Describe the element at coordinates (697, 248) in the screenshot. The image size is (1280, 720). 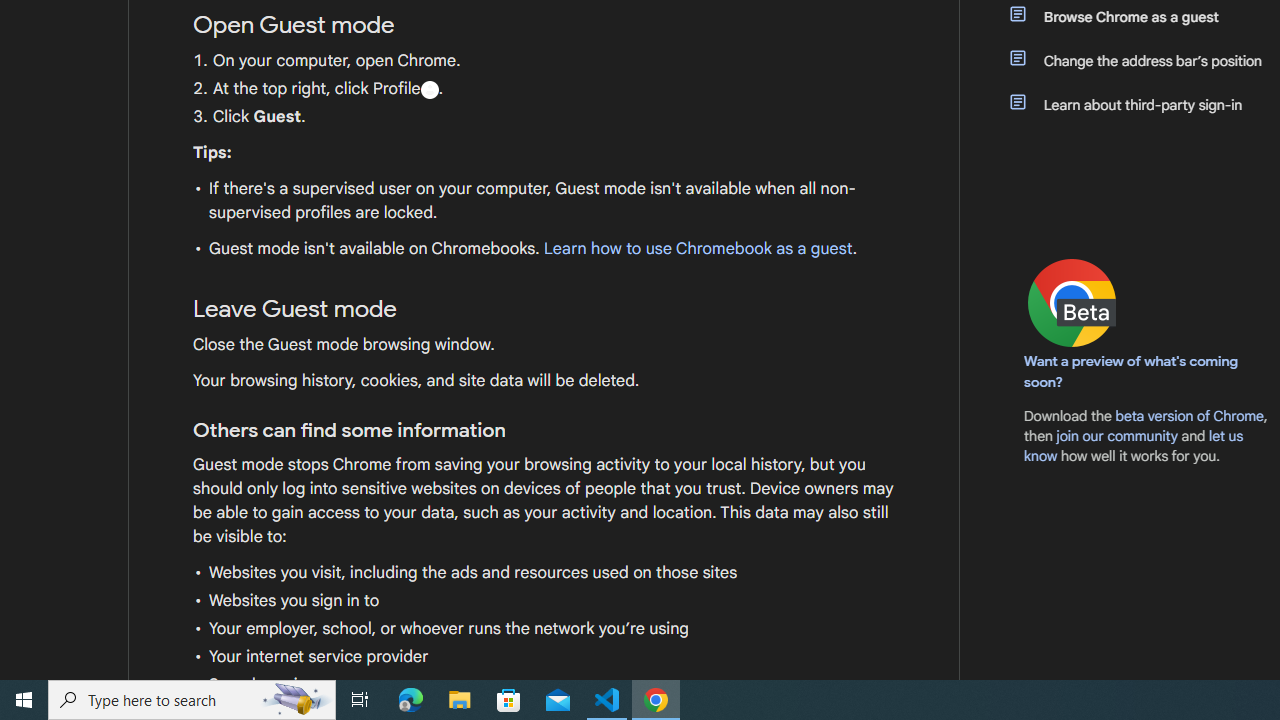
I see `'Learn how to use Chromebook as a guest'` at that location.